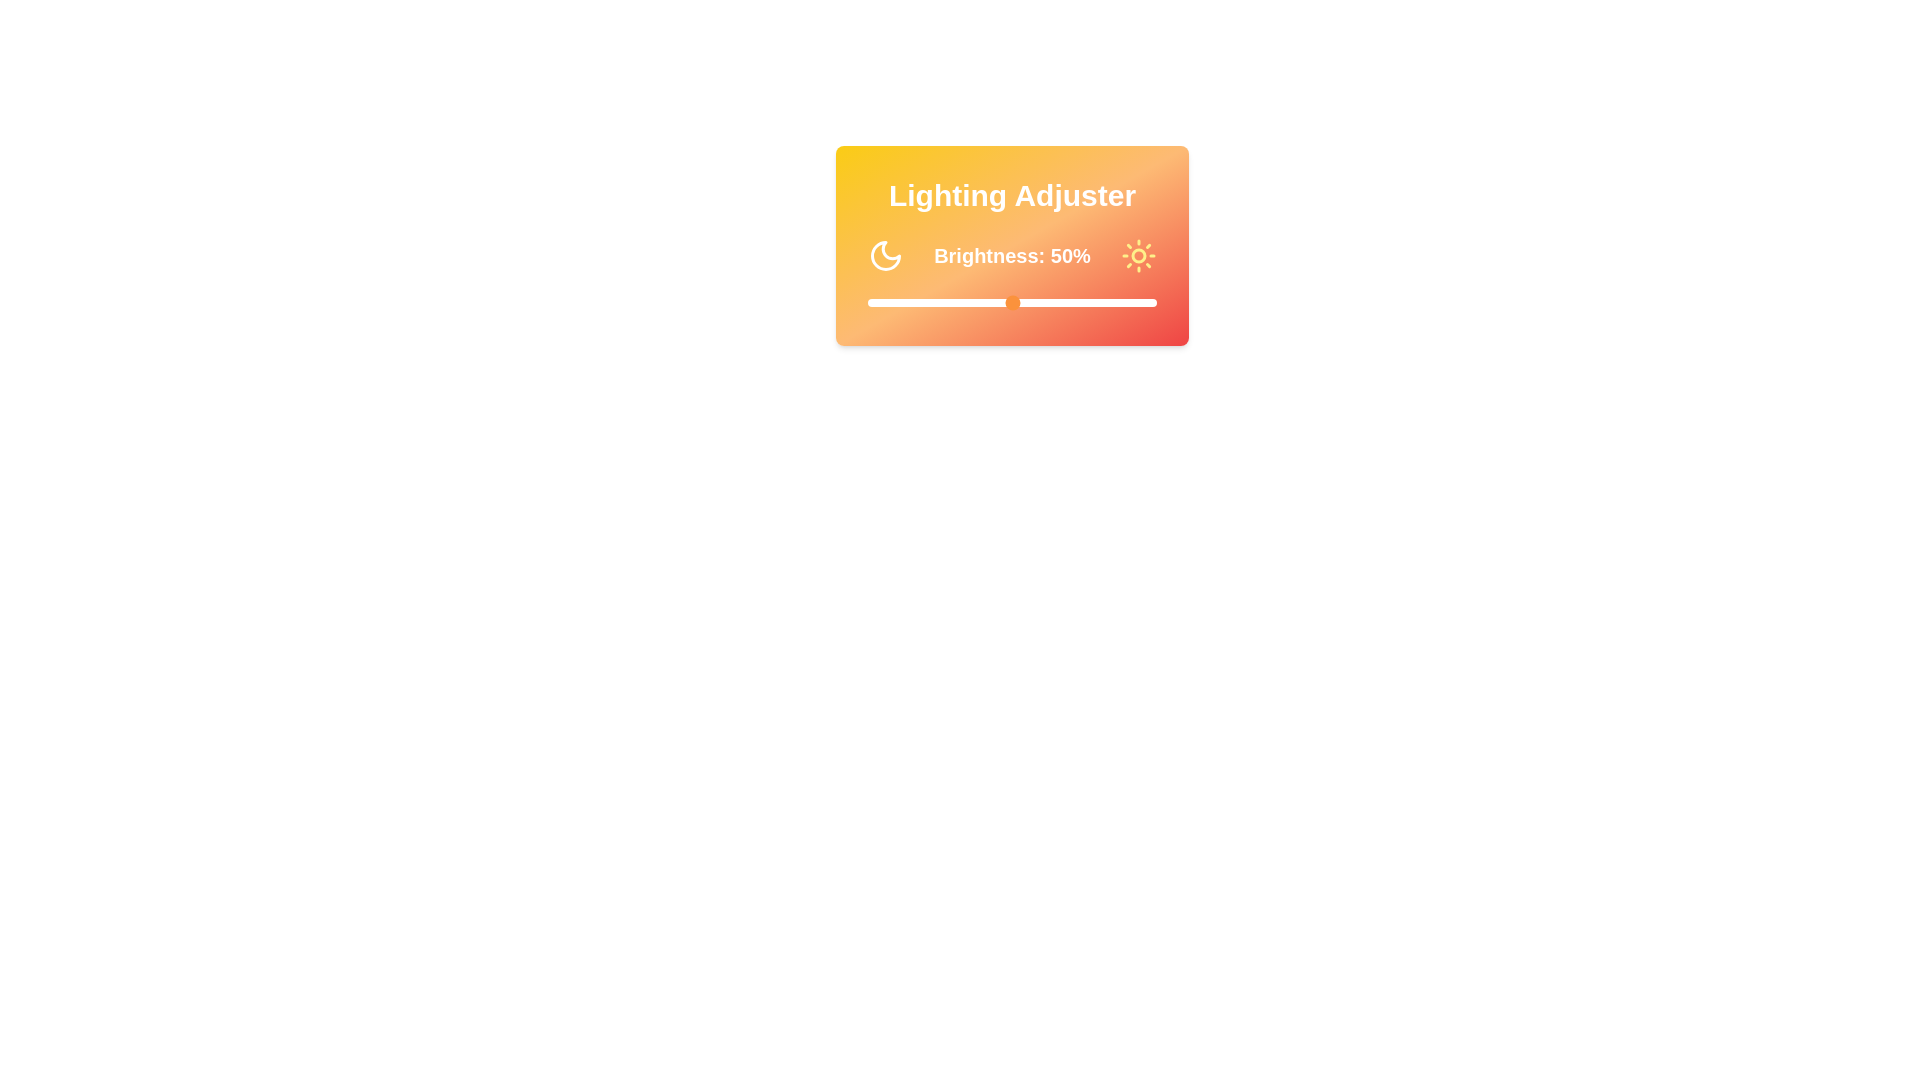  Describe the element at coordinates (1131, 303) in the screenshot. I see `the brightness slider to 91%` at that location.